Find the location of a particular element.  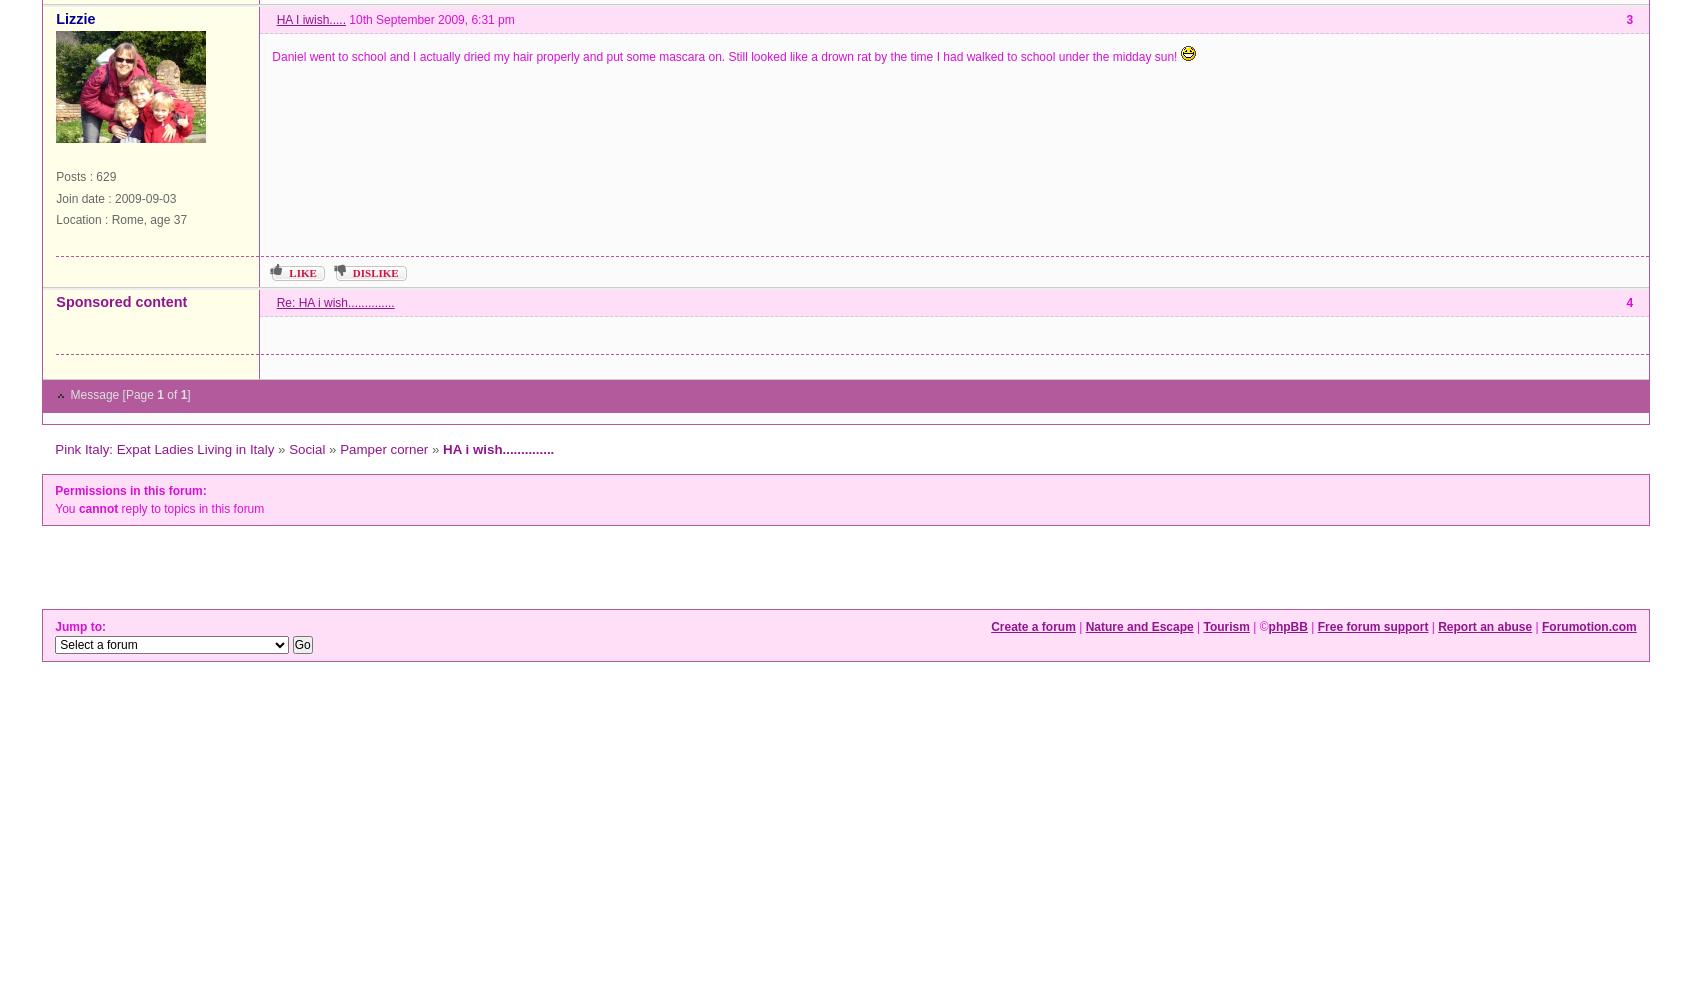

'Jump to:' is located at coordinates (82, 626).